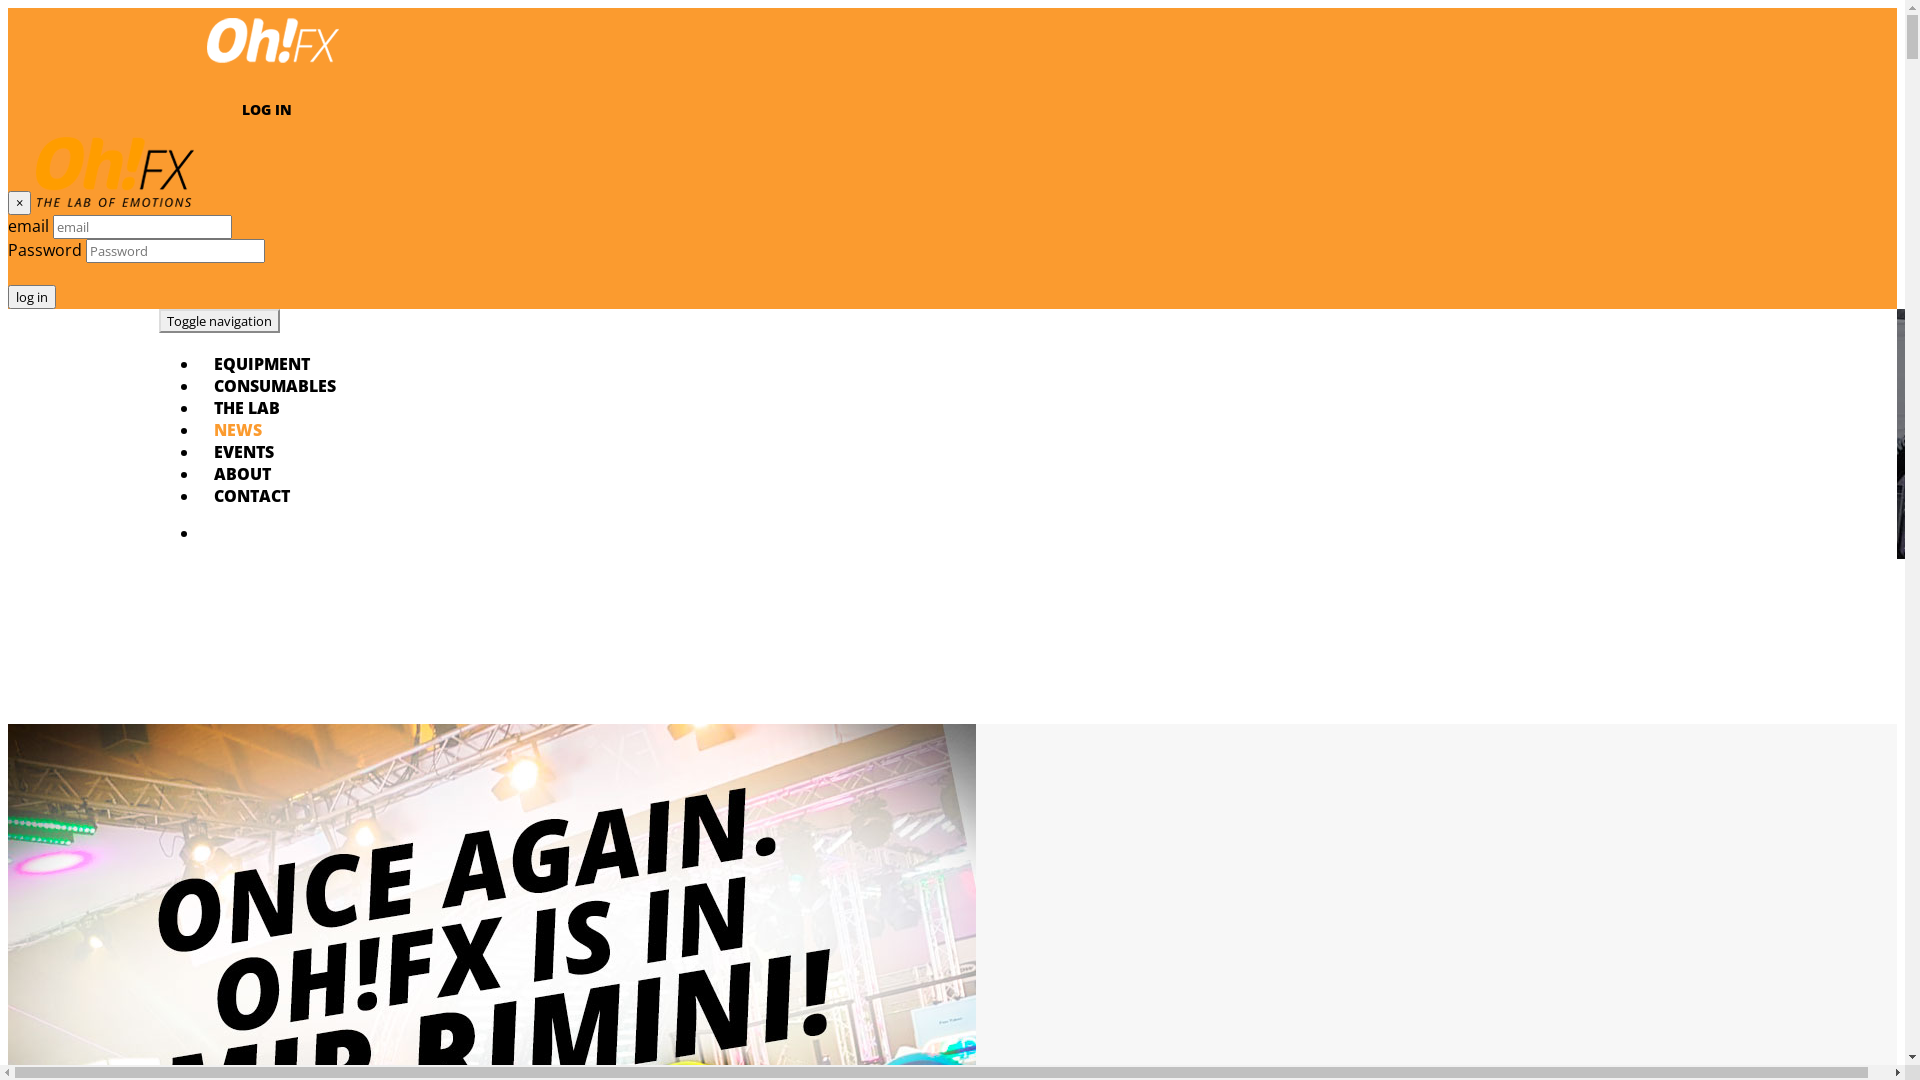 This screenshot has height=1080, width=1920. Describe the element at coordinates (214, 363) in the screenshot. I see `'EQUIPMENT'` at that location.